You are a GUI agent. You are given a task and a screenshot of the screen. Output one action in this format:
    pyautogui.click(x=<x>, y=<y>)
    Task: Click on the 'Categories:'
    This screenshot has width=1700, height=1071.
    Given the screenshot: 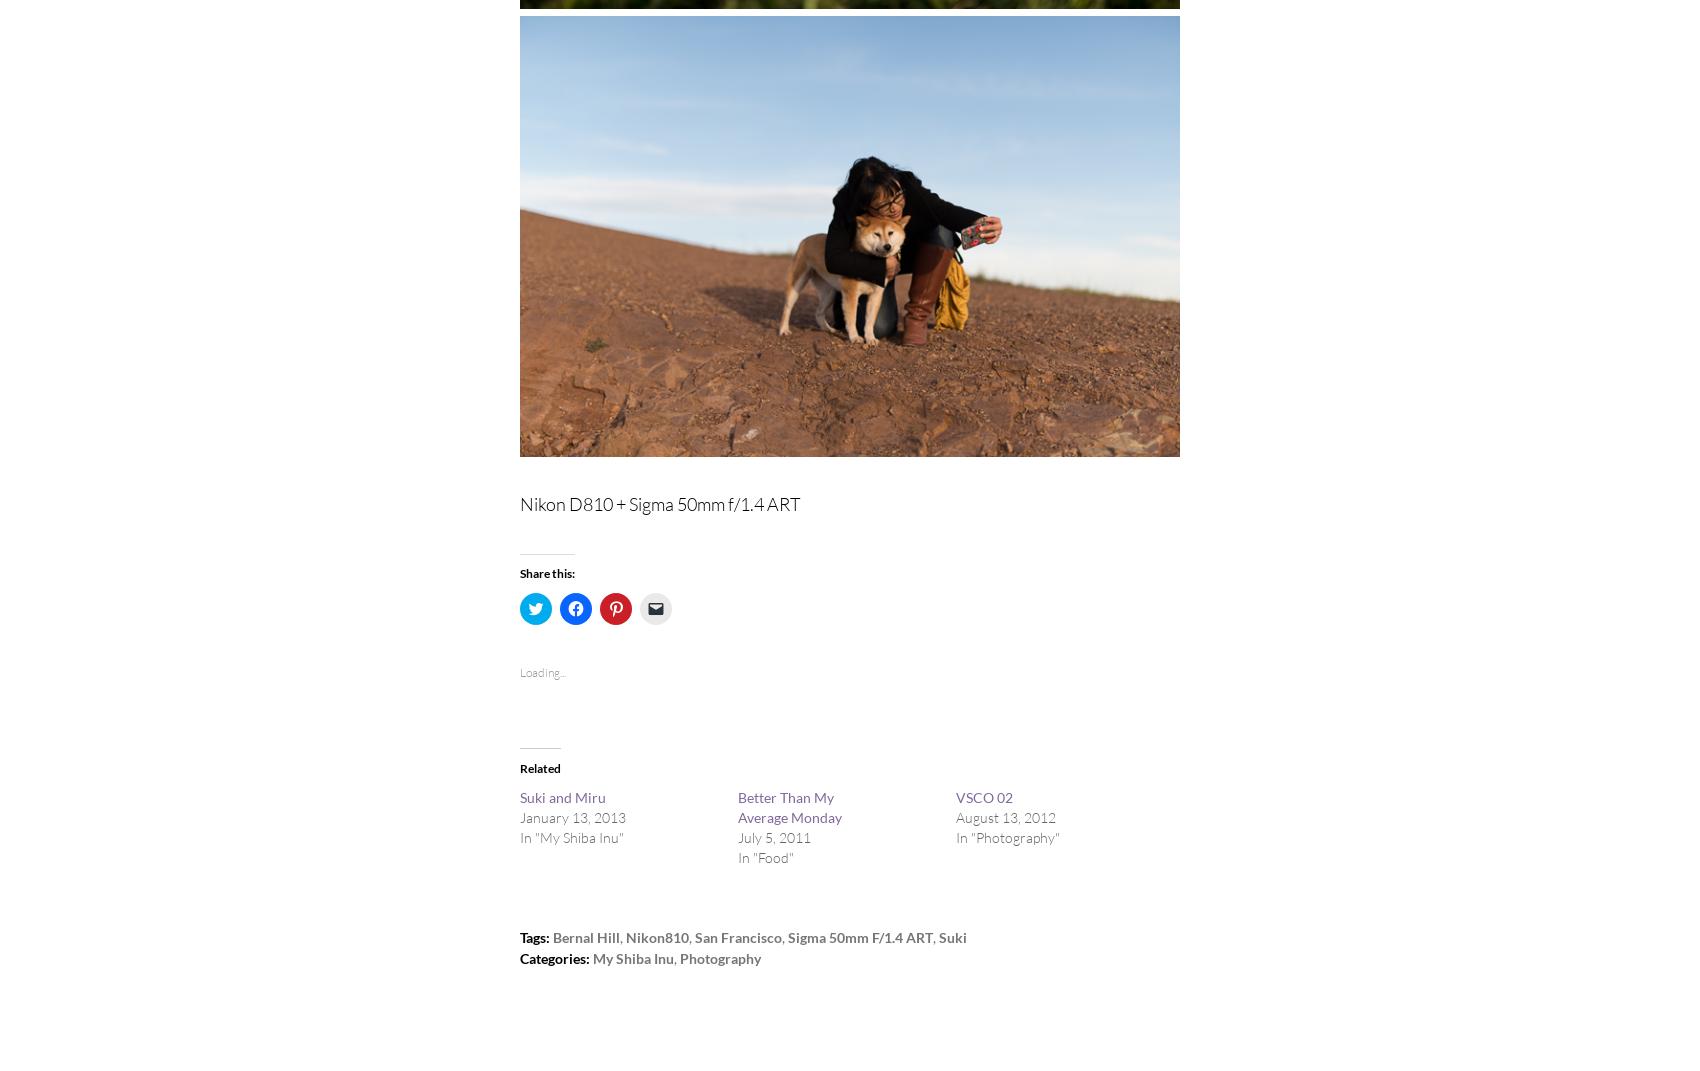 What is the action you would take?
    pyautogui.click(x=554, y=957)
    